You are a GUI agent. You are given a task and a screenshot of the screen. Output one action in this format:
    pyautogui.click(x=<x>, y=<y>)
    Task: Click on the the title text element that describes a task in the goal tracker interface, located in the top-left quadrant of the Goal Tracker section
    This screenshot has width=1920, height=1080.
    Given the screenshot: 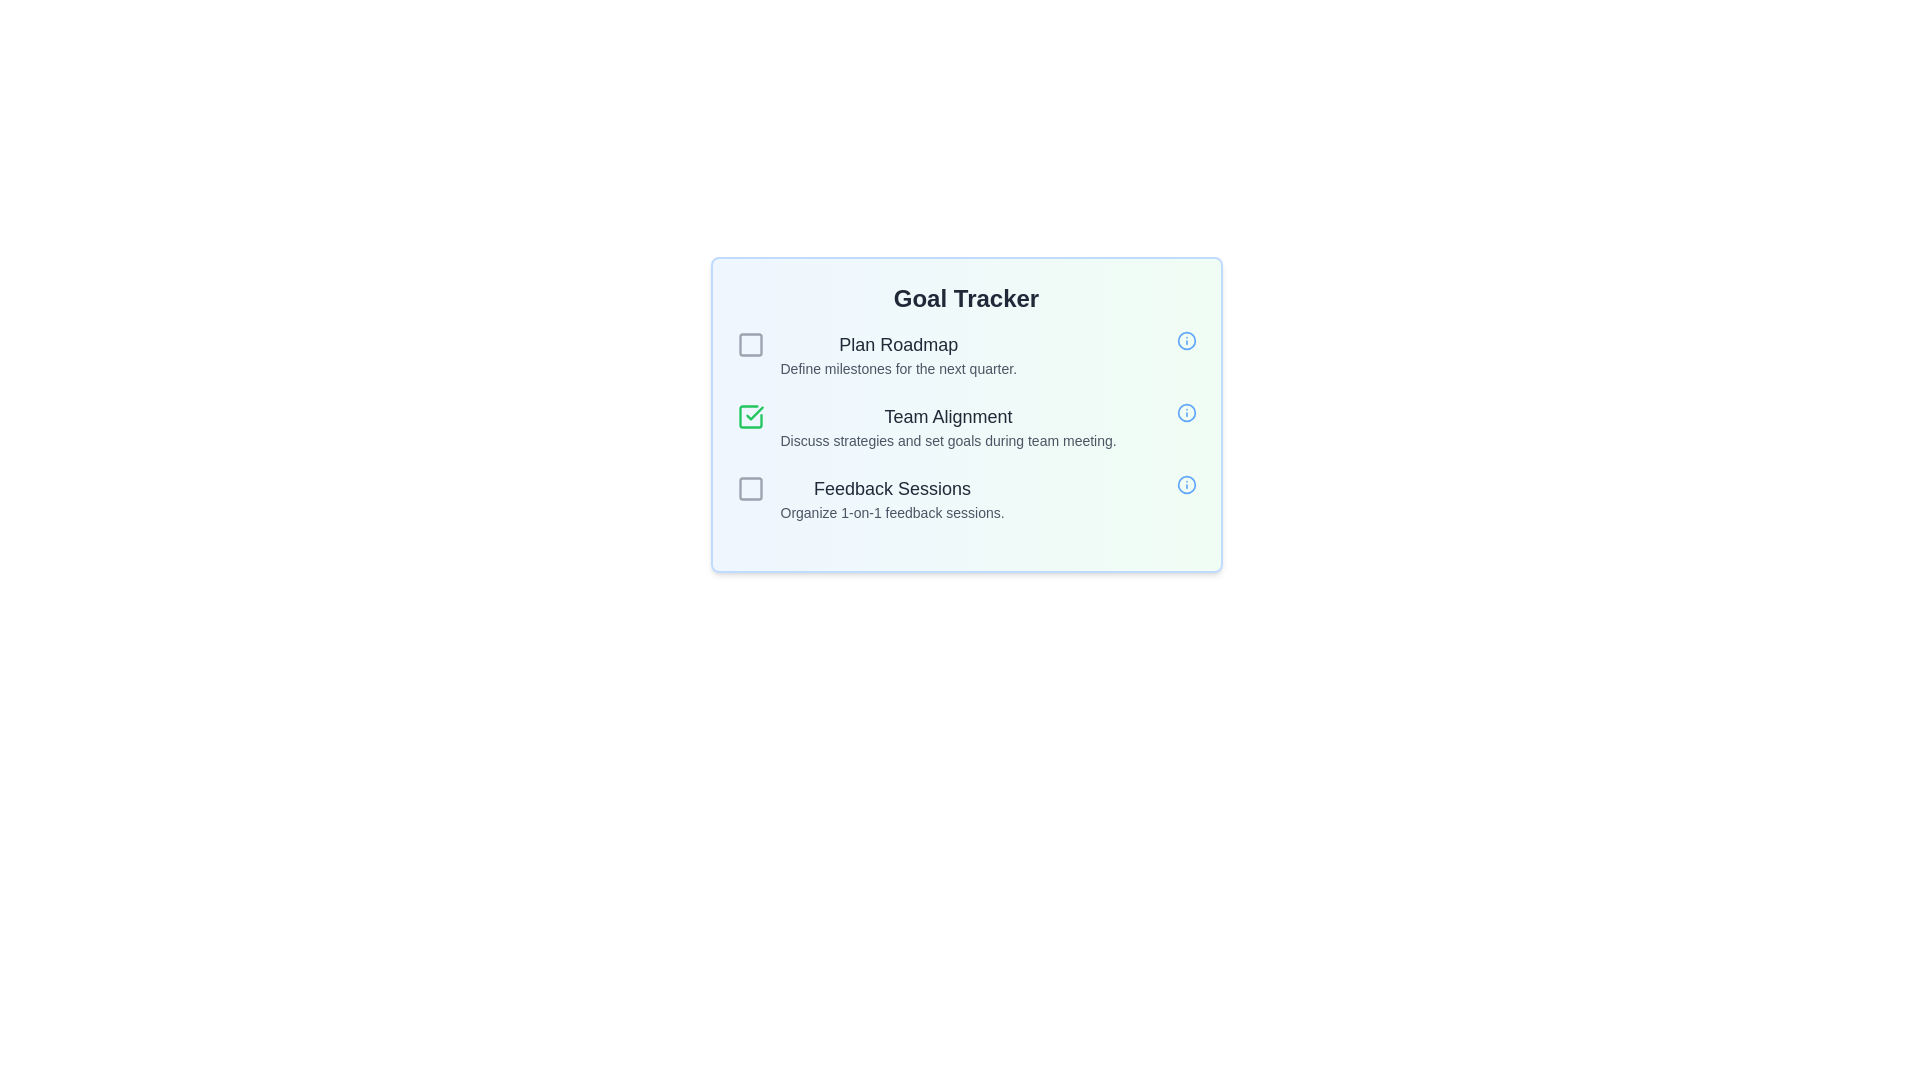 What is the action you would take?
    pyautogui.click(x=897, y=343)
    